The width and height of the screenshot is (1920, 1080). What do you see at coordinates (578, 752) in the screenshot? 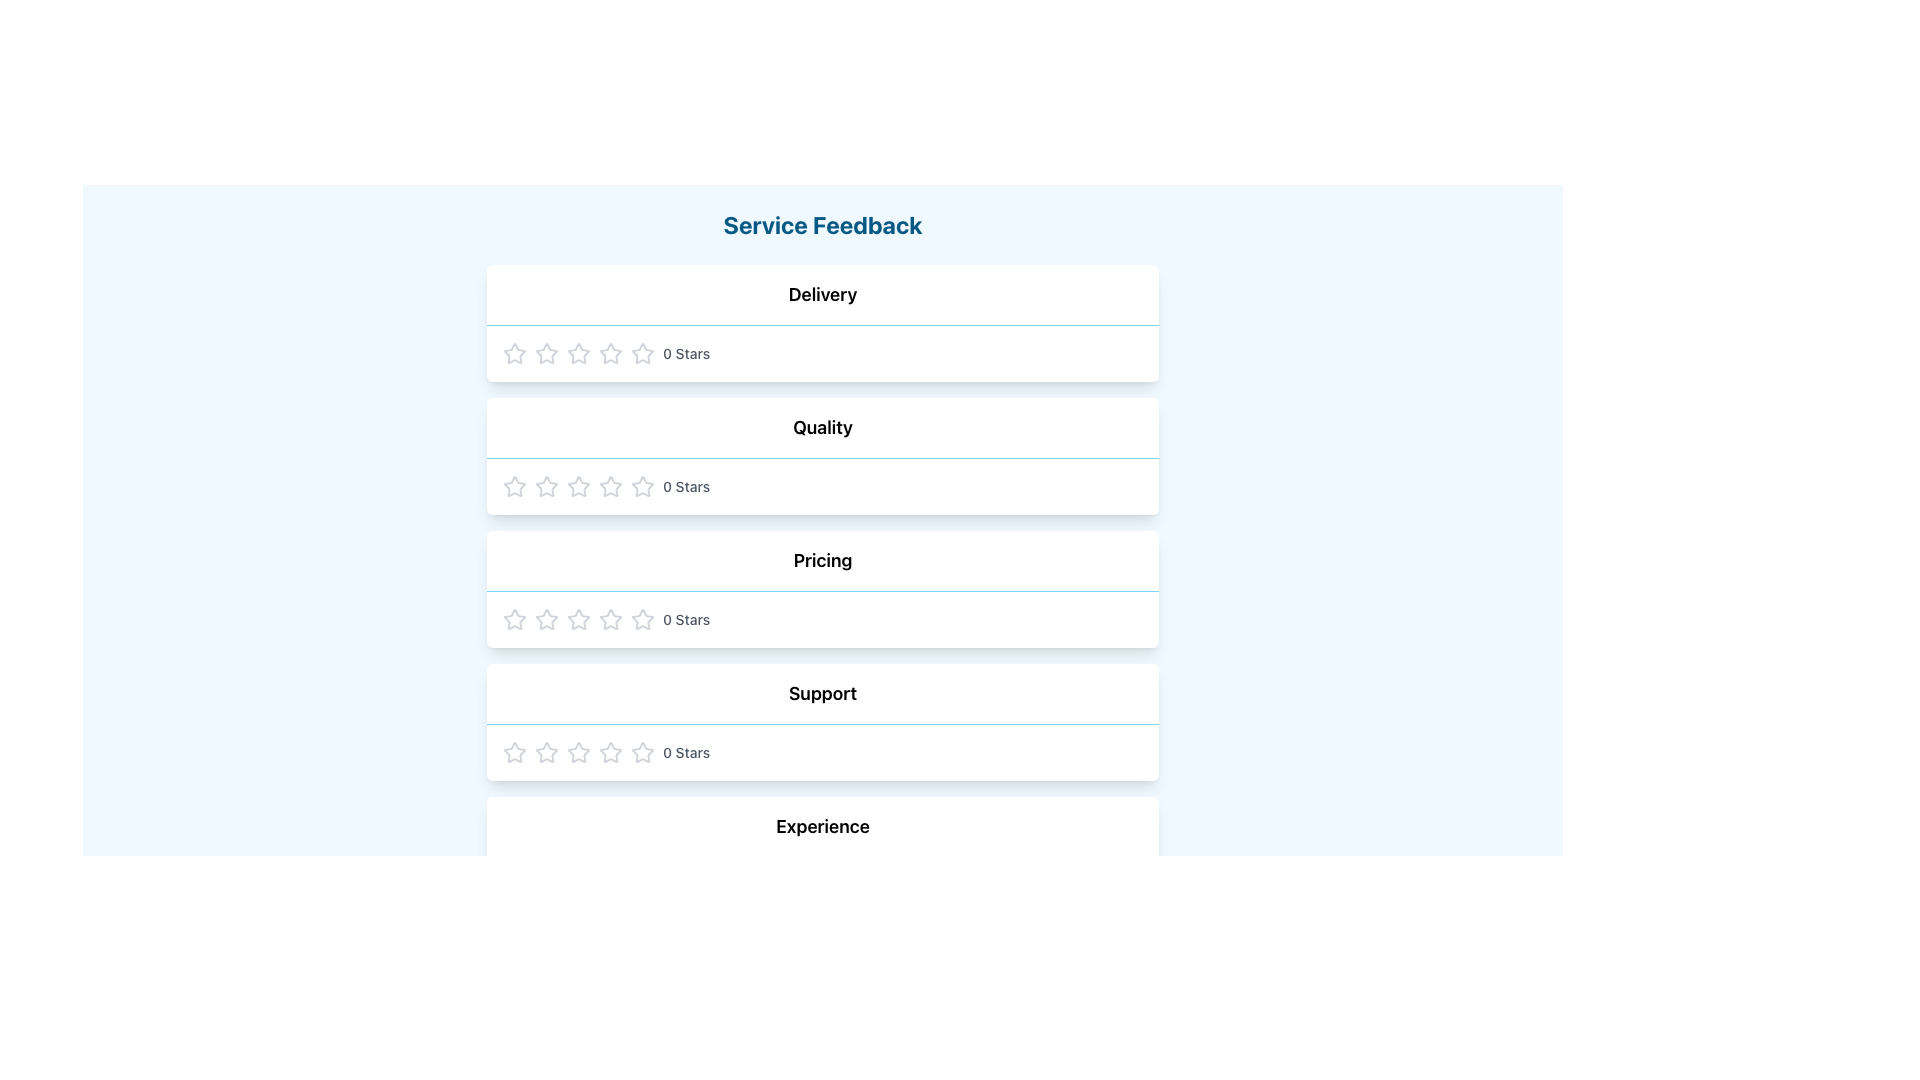
I see `the first star in the Support rating section for visual feedback indicating interactivity` at bounding box center [578, 752].